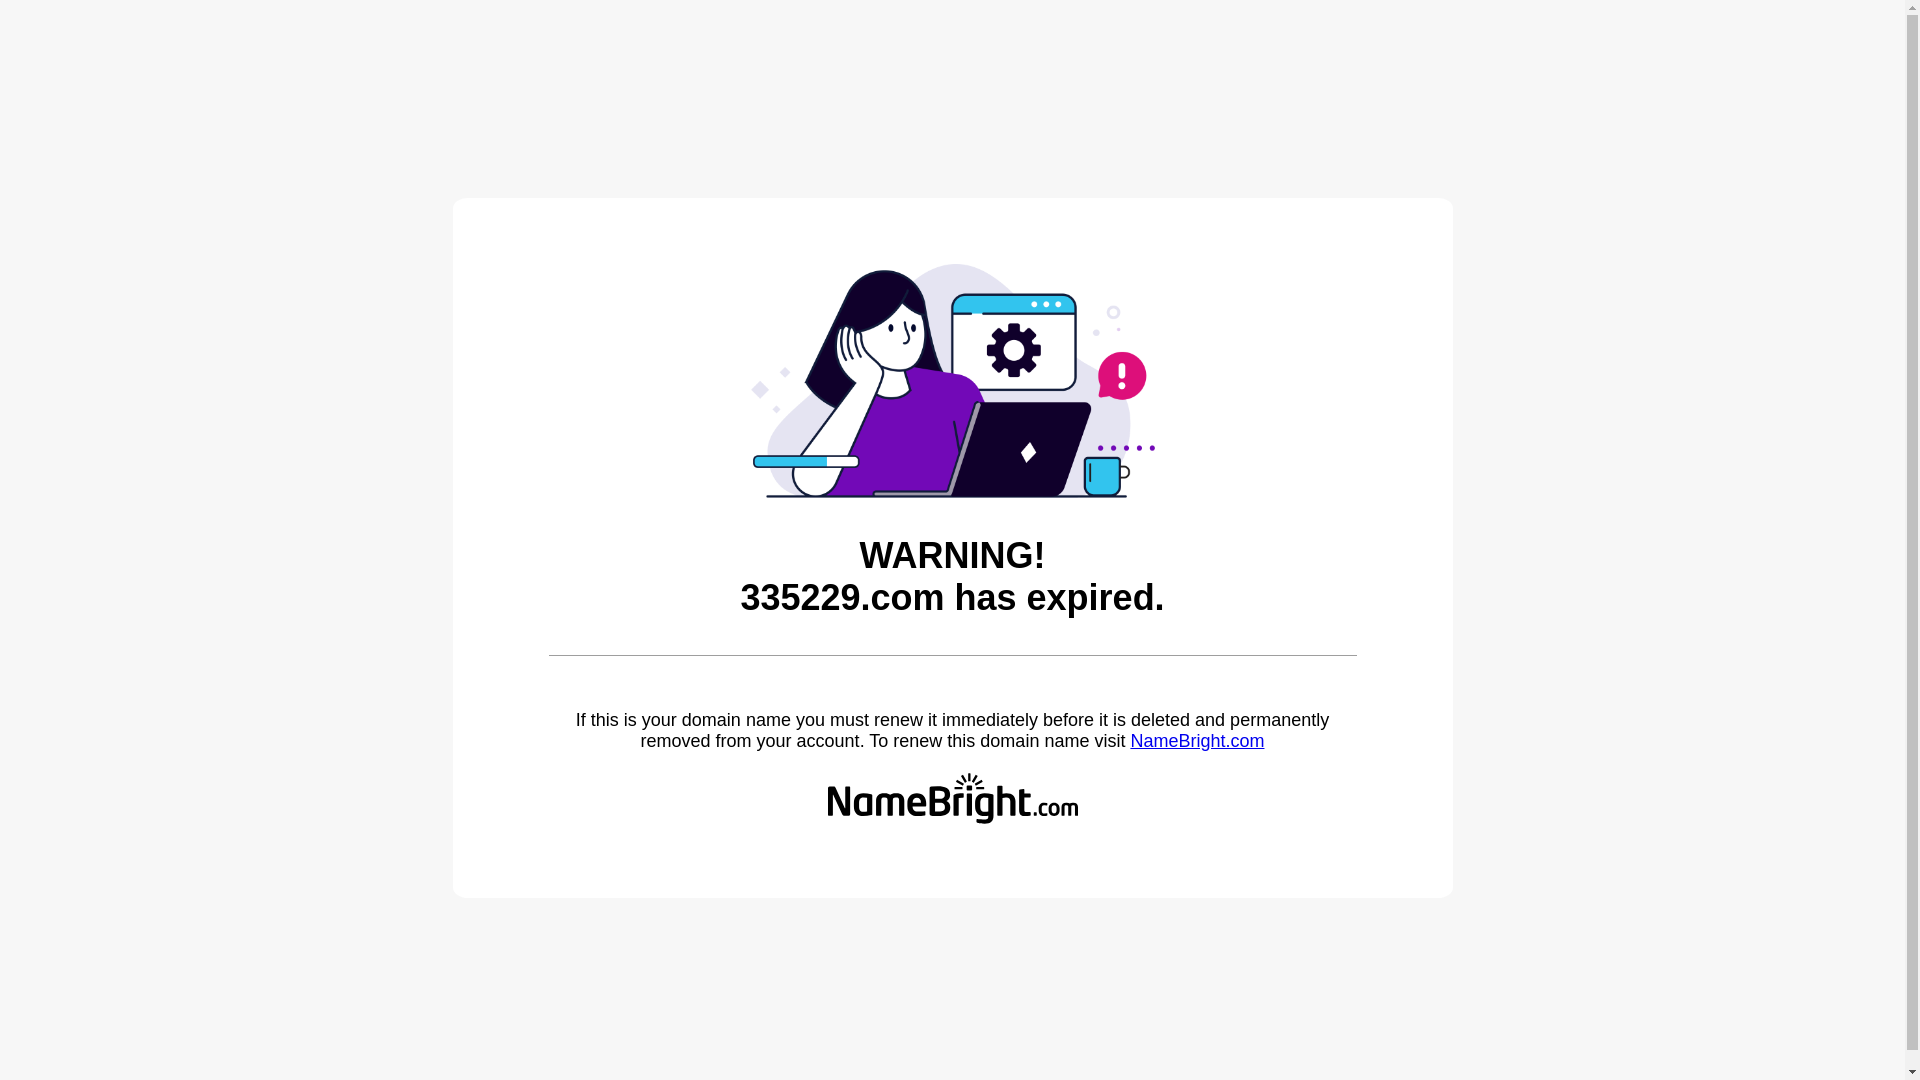 Image resolution: width=1920 pixels, height=1080 pixels. I want to click on 'NameBright.com', so click(1196, 740).